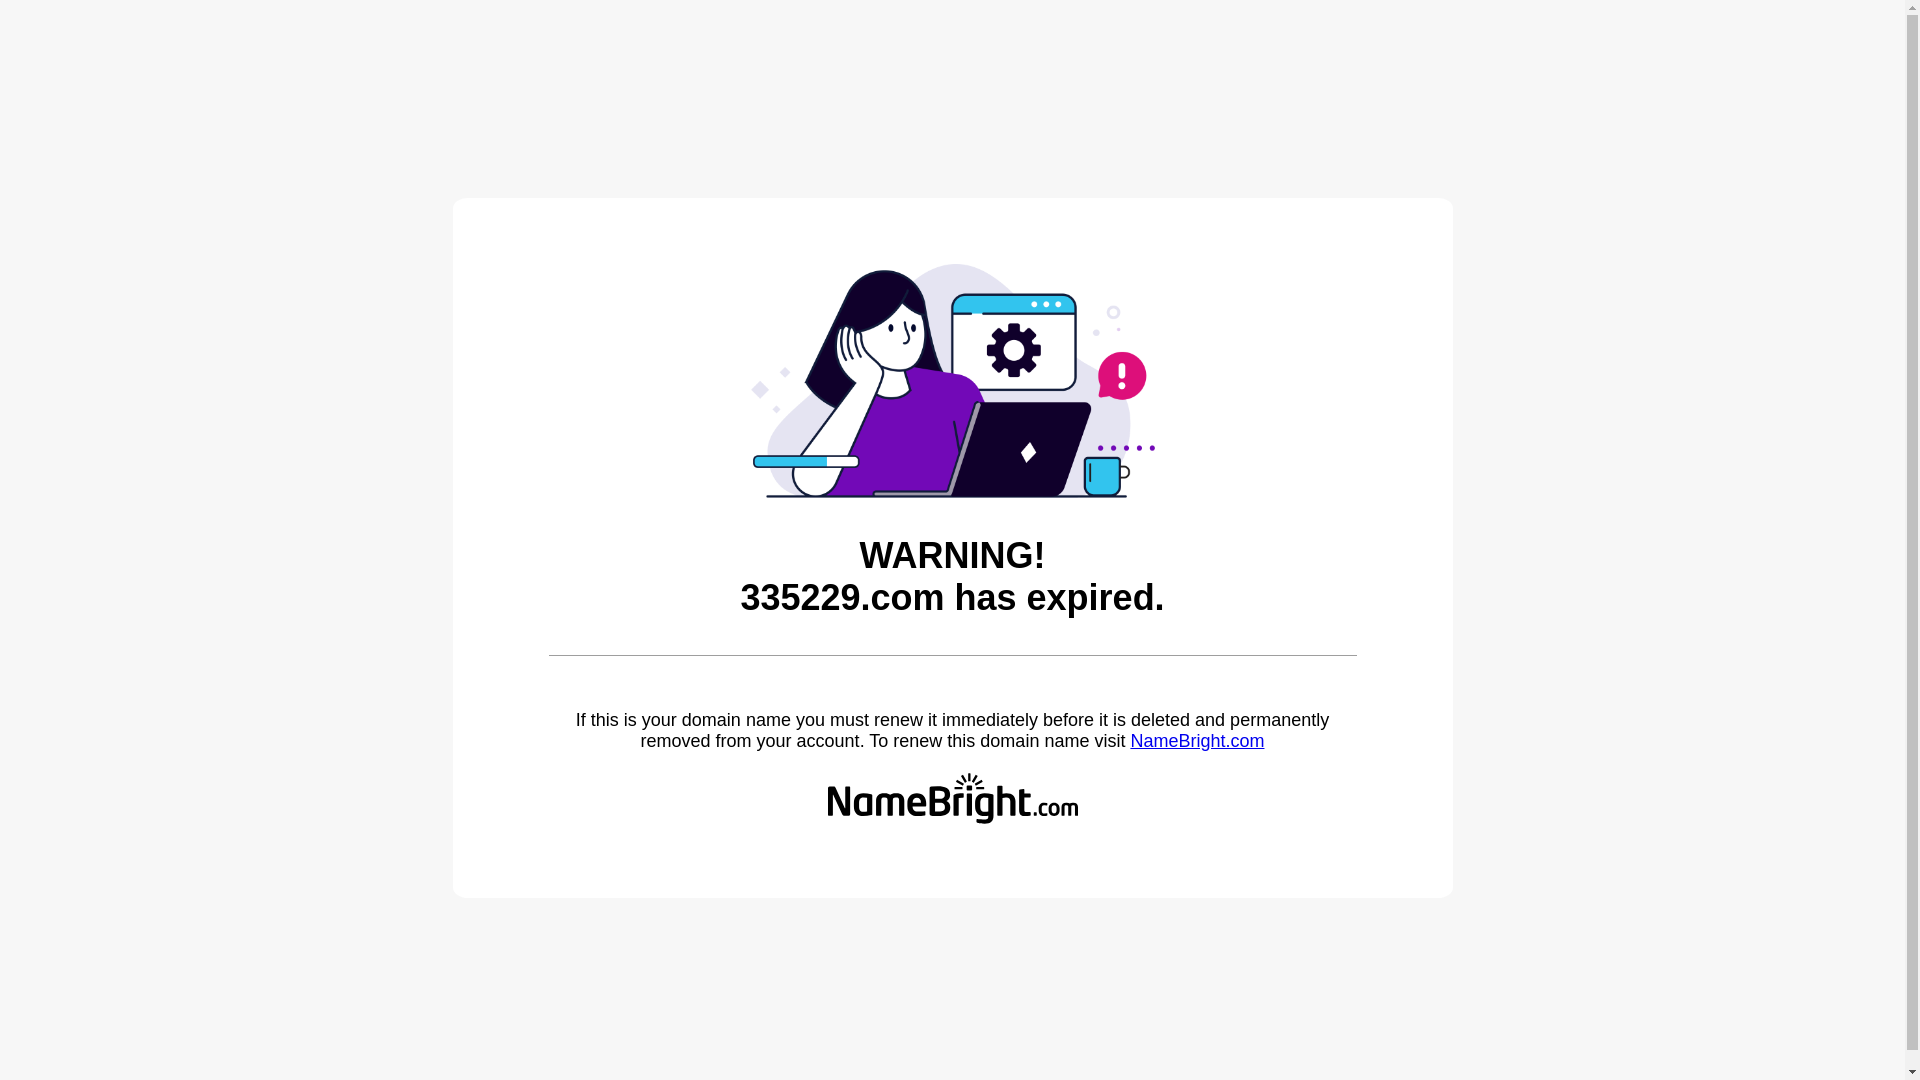 Image resolution: width=1920 pixels, height=1080 pixels. I want to click on 'NameBright.com', so click(1196, 740).